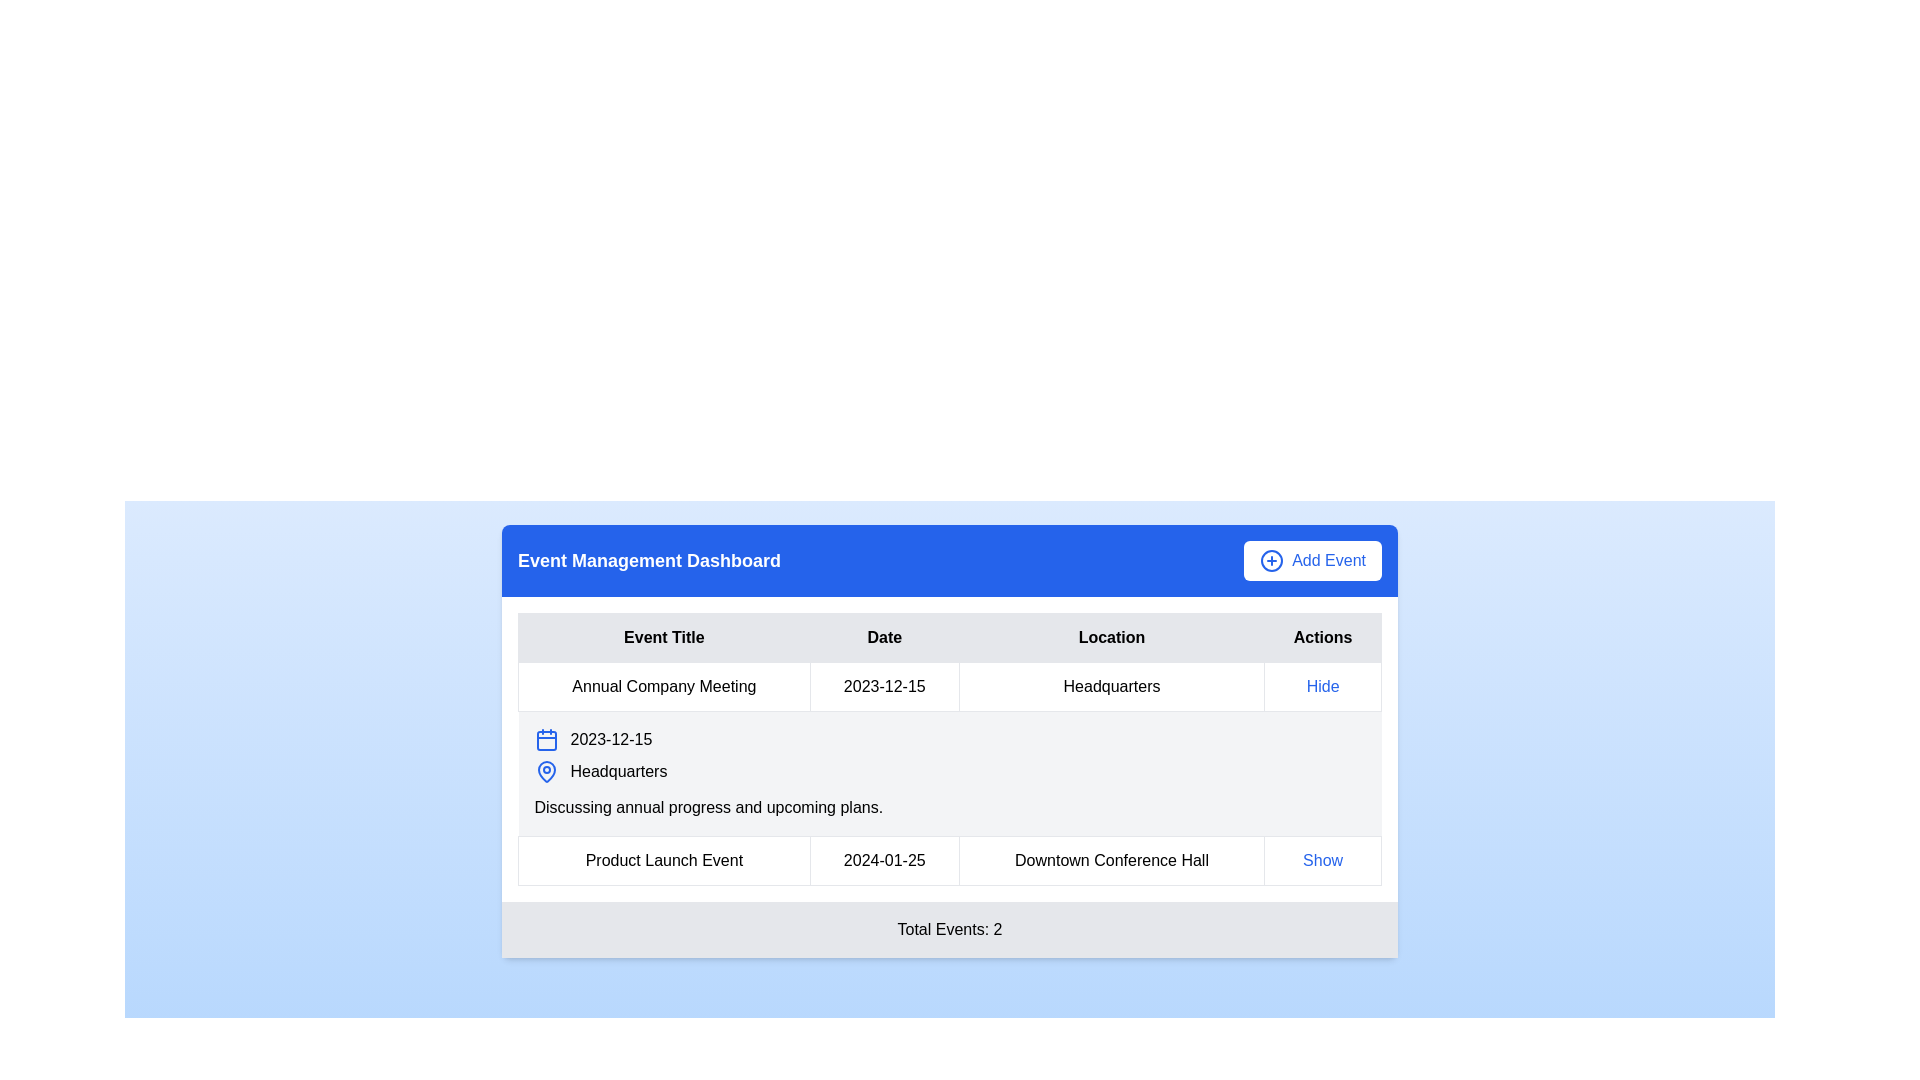  What do you see at coordinates (546, 770) in the screenshot?
I see `the location icon next to the text 'Headquarters'` at bounding box center [546, 770].